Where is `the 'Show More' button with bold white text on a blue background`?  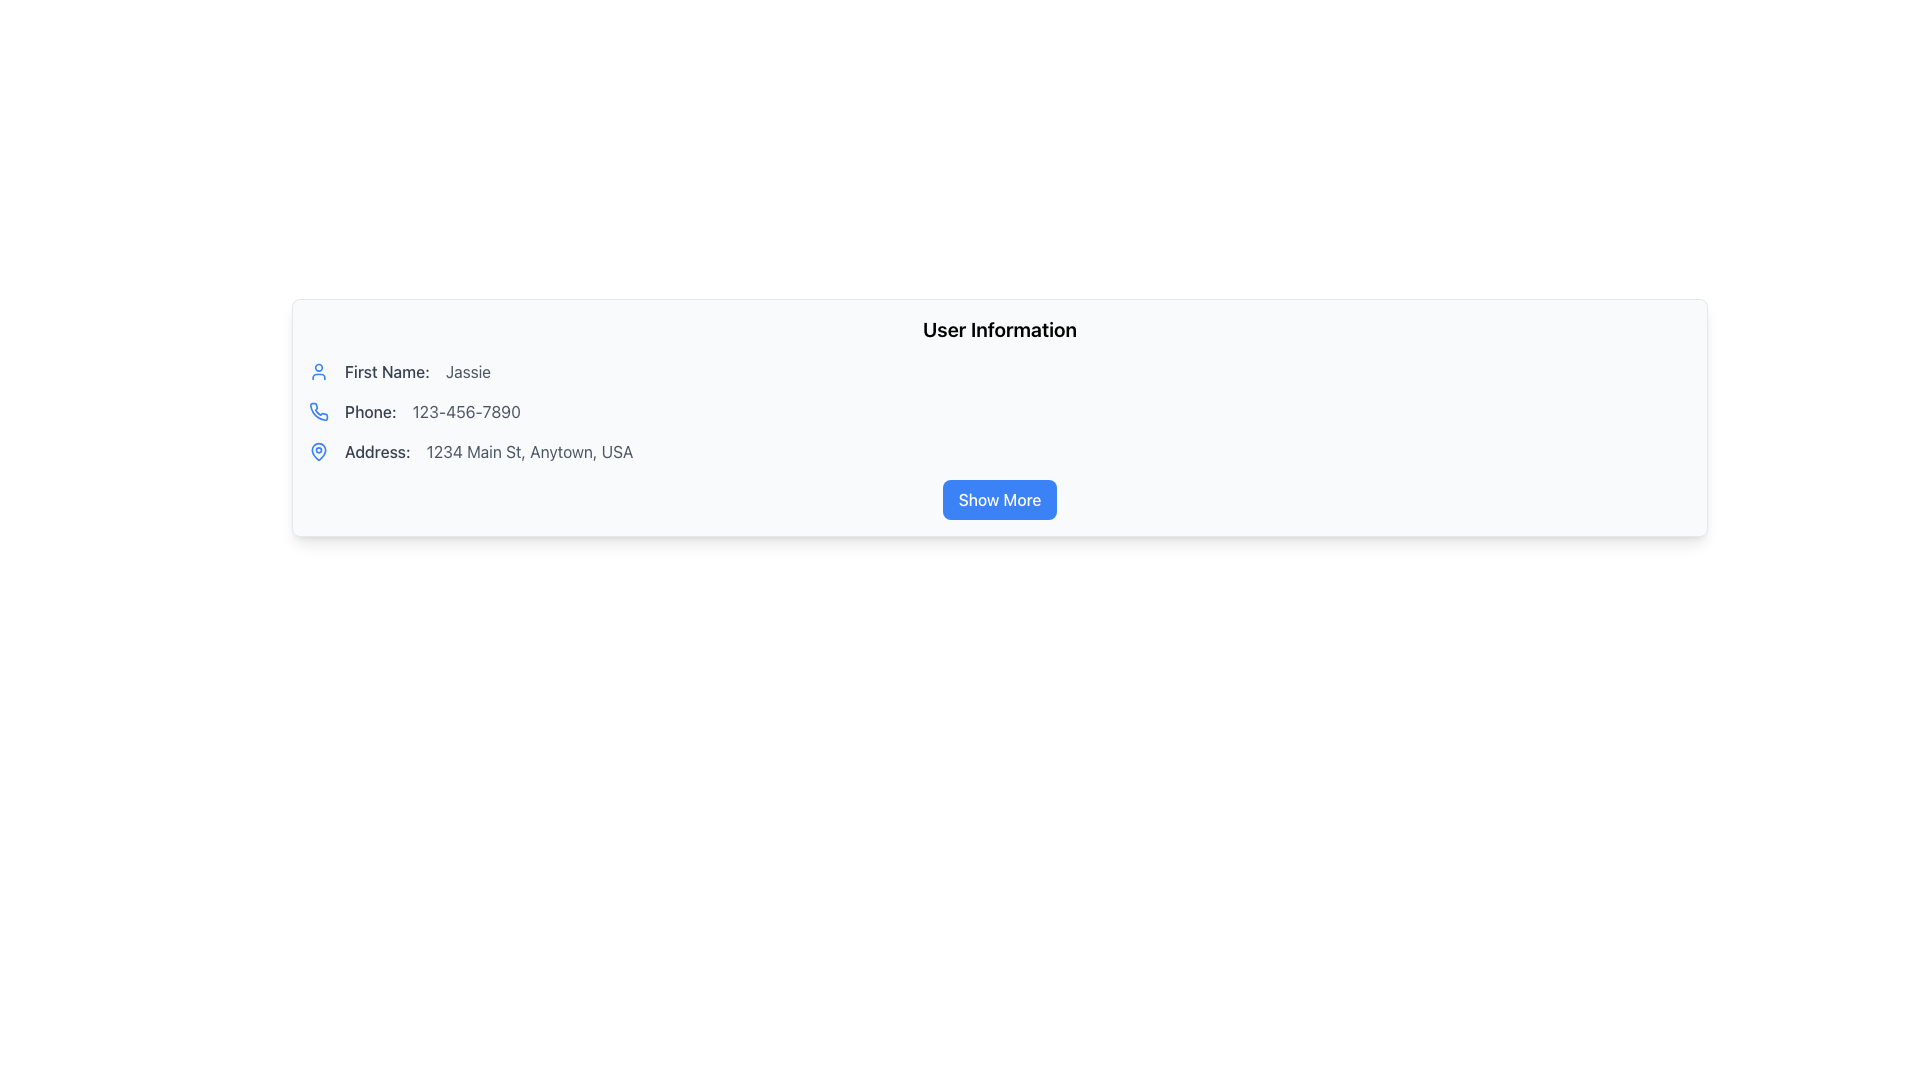
the 'Show More' button with bold white text on a blue background is located at coordinates (999, 499).